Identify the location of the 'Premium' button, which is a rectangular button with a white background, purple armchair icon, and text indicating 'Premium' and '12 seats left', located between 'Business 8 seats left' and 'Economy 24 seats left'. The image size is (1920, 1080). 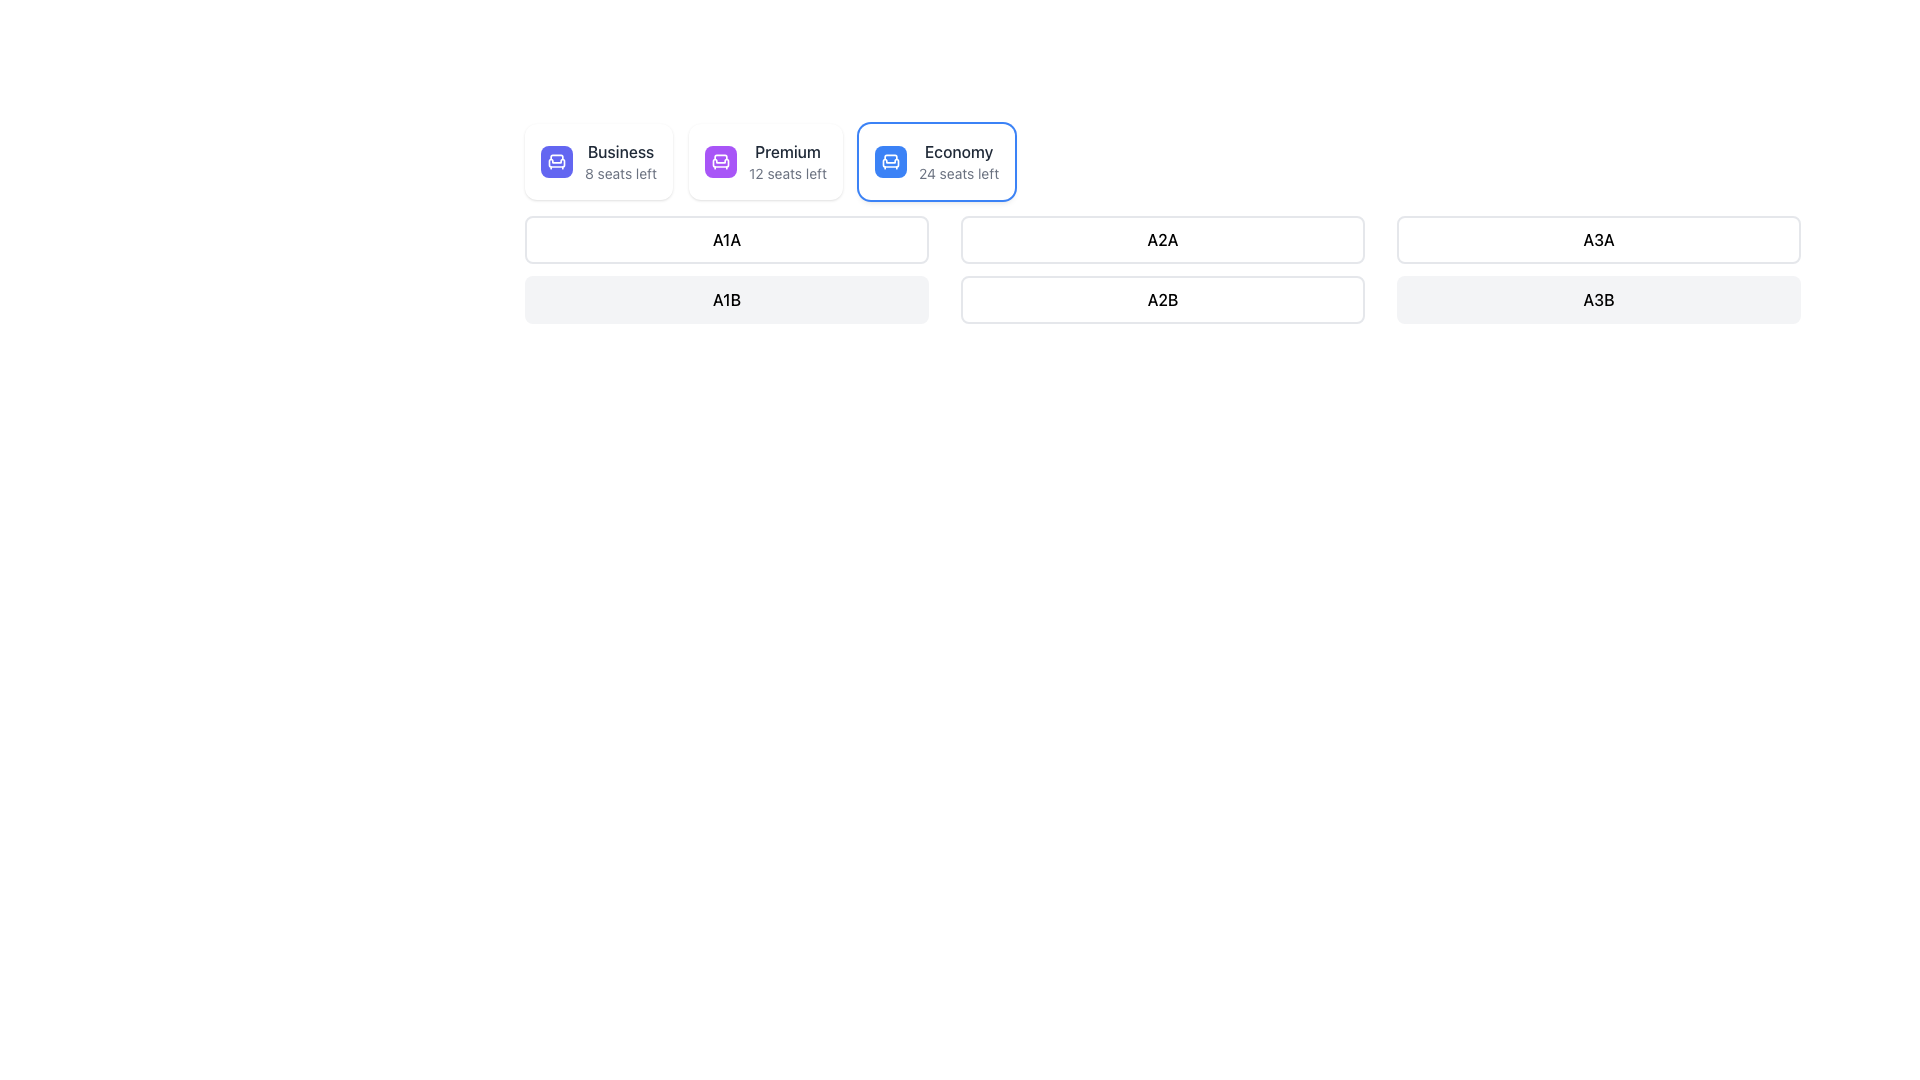
(765, 161).